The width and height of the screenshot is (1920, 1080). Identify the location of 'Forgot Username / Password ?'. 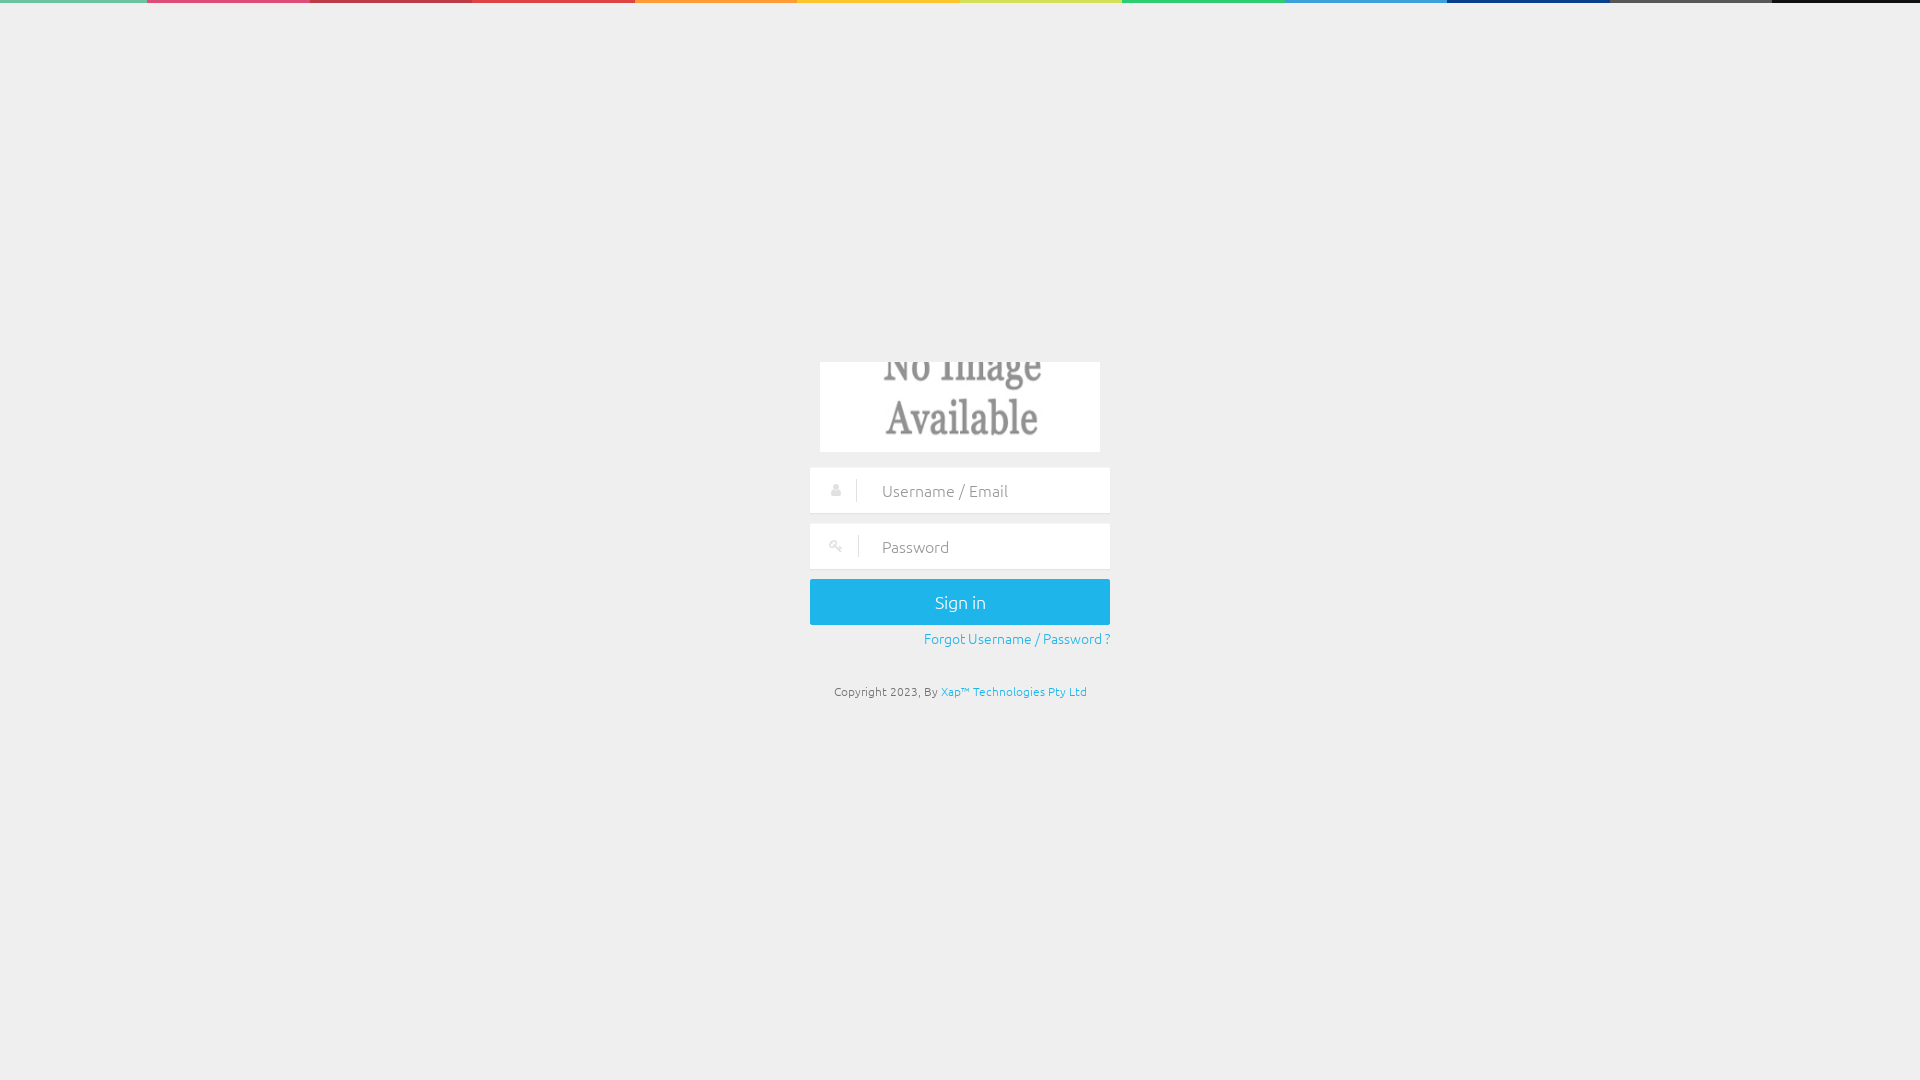
(1017, 637).